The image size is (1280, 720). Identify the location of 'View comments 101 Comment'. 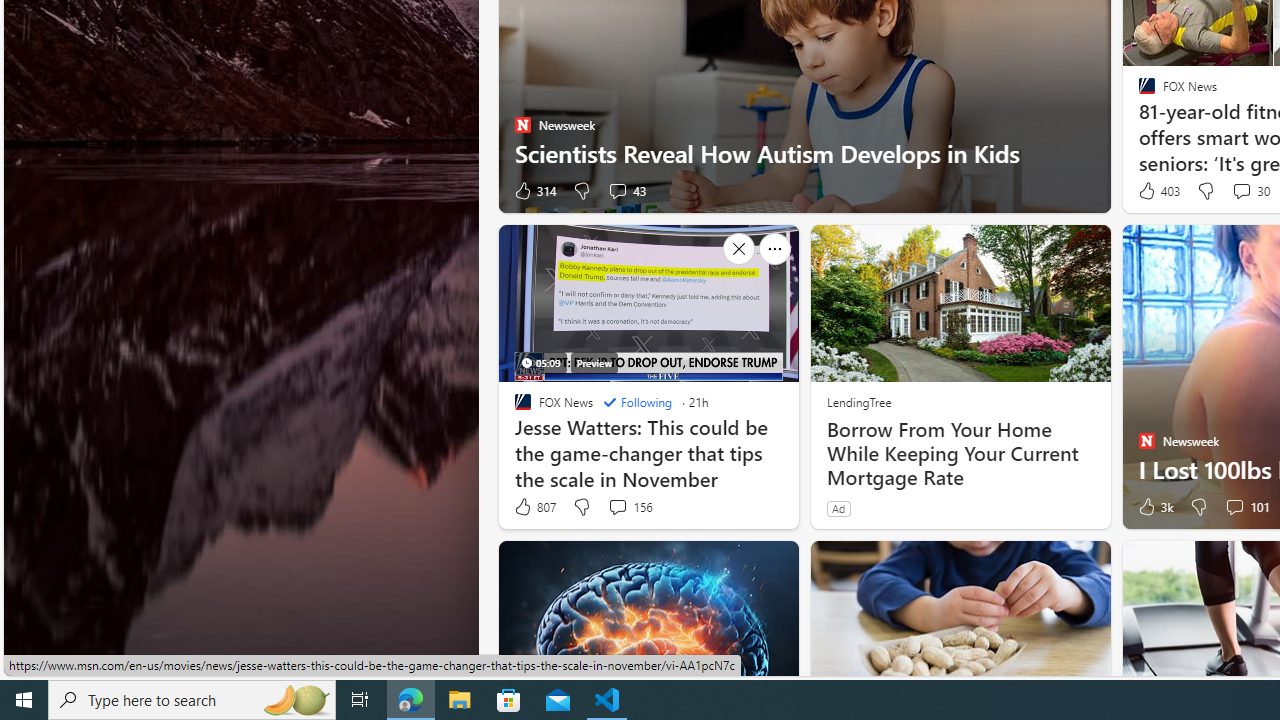
(1233, 505).